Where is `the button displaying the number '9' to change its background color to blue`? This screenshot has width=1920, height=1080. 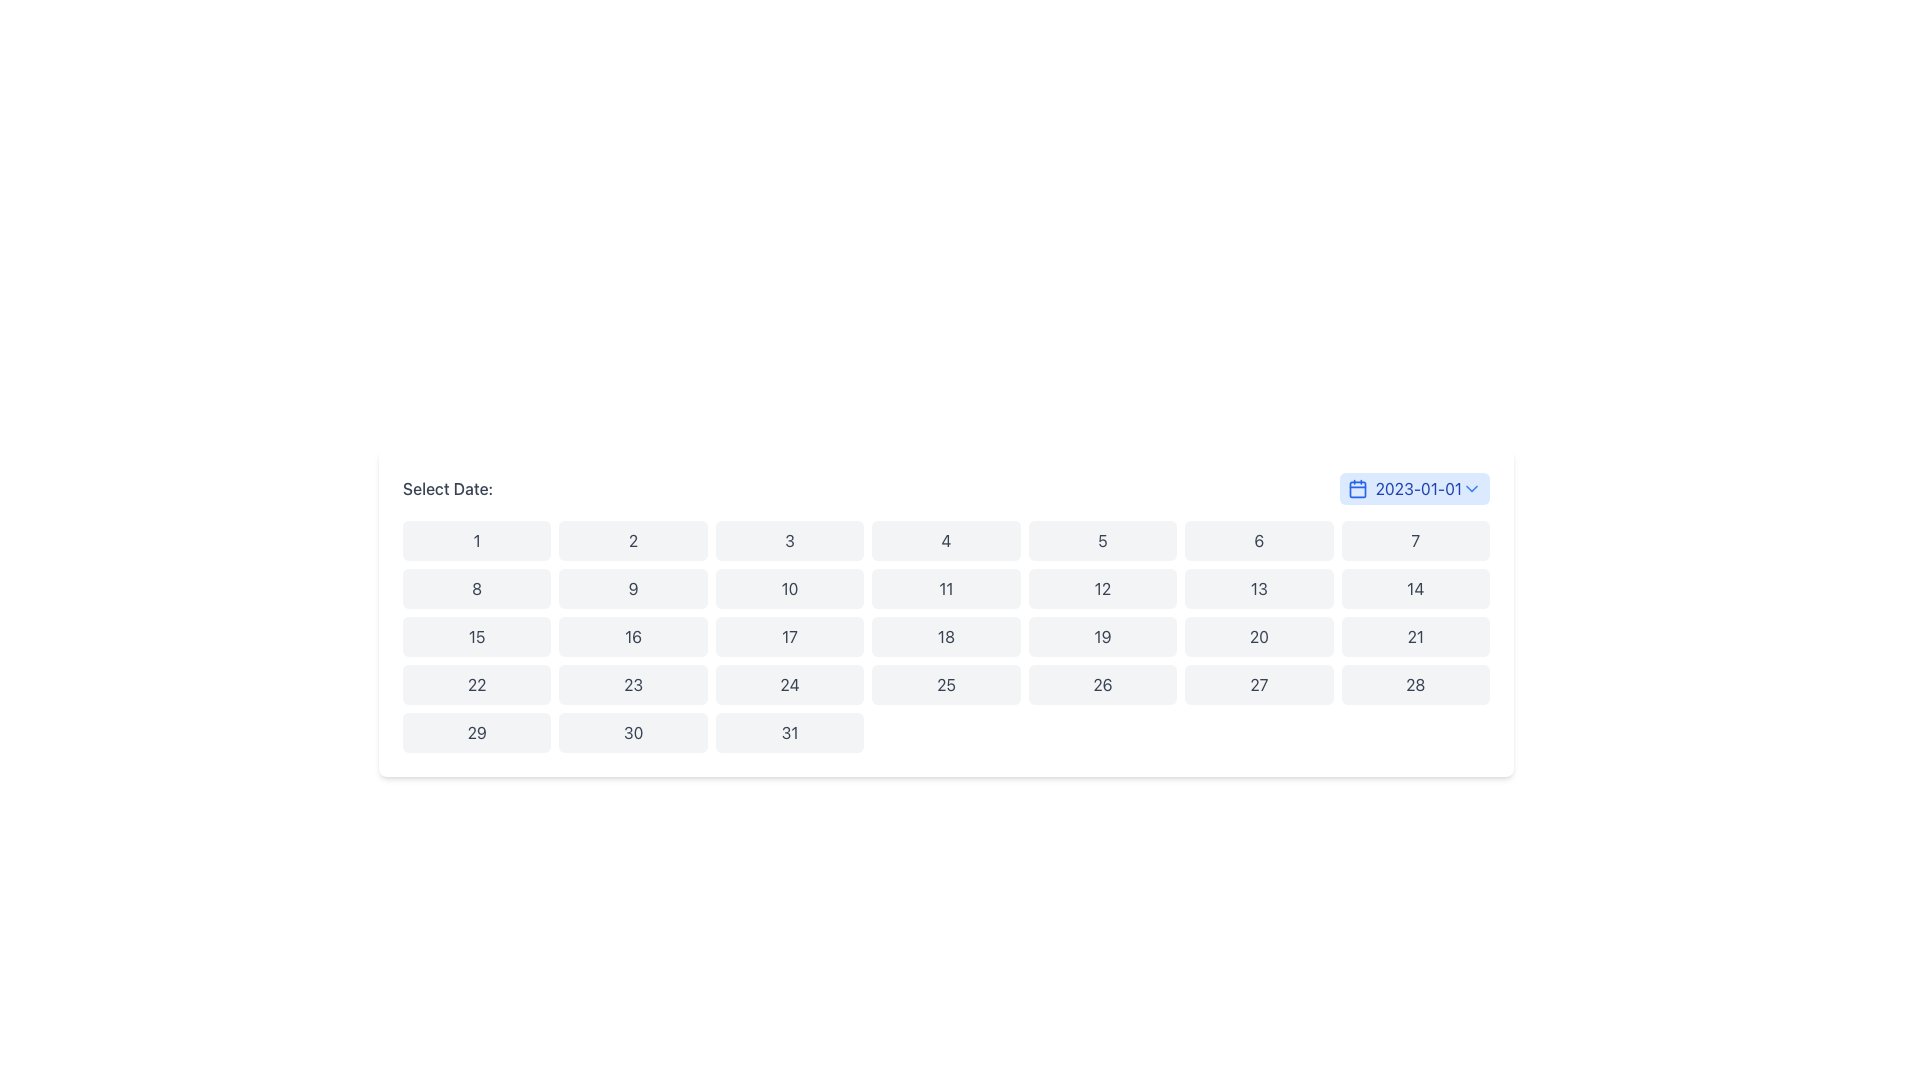
the button displaying the number '9' to change its background color to blue is located at coordinates (632, 588).